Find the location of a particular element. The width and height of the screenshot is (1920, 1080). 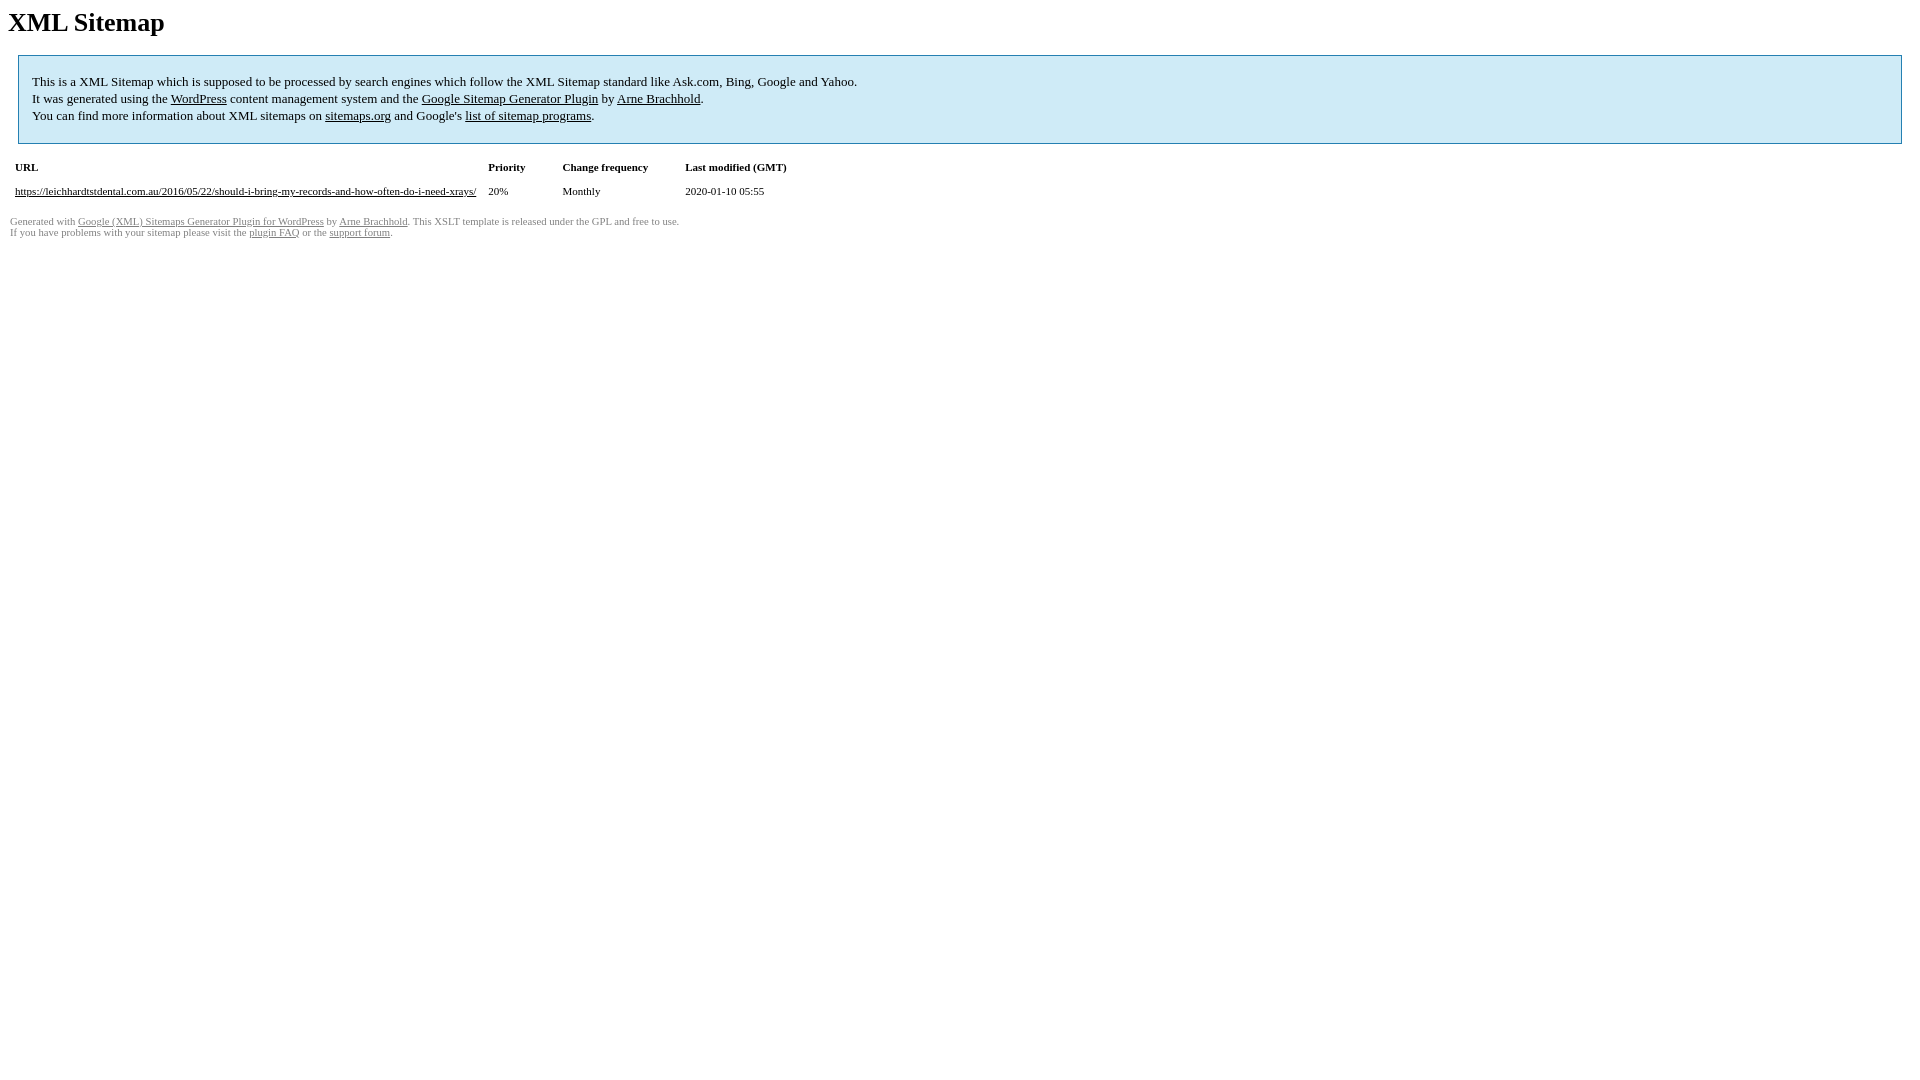

'support forum' is located at coordinates (359, 231).